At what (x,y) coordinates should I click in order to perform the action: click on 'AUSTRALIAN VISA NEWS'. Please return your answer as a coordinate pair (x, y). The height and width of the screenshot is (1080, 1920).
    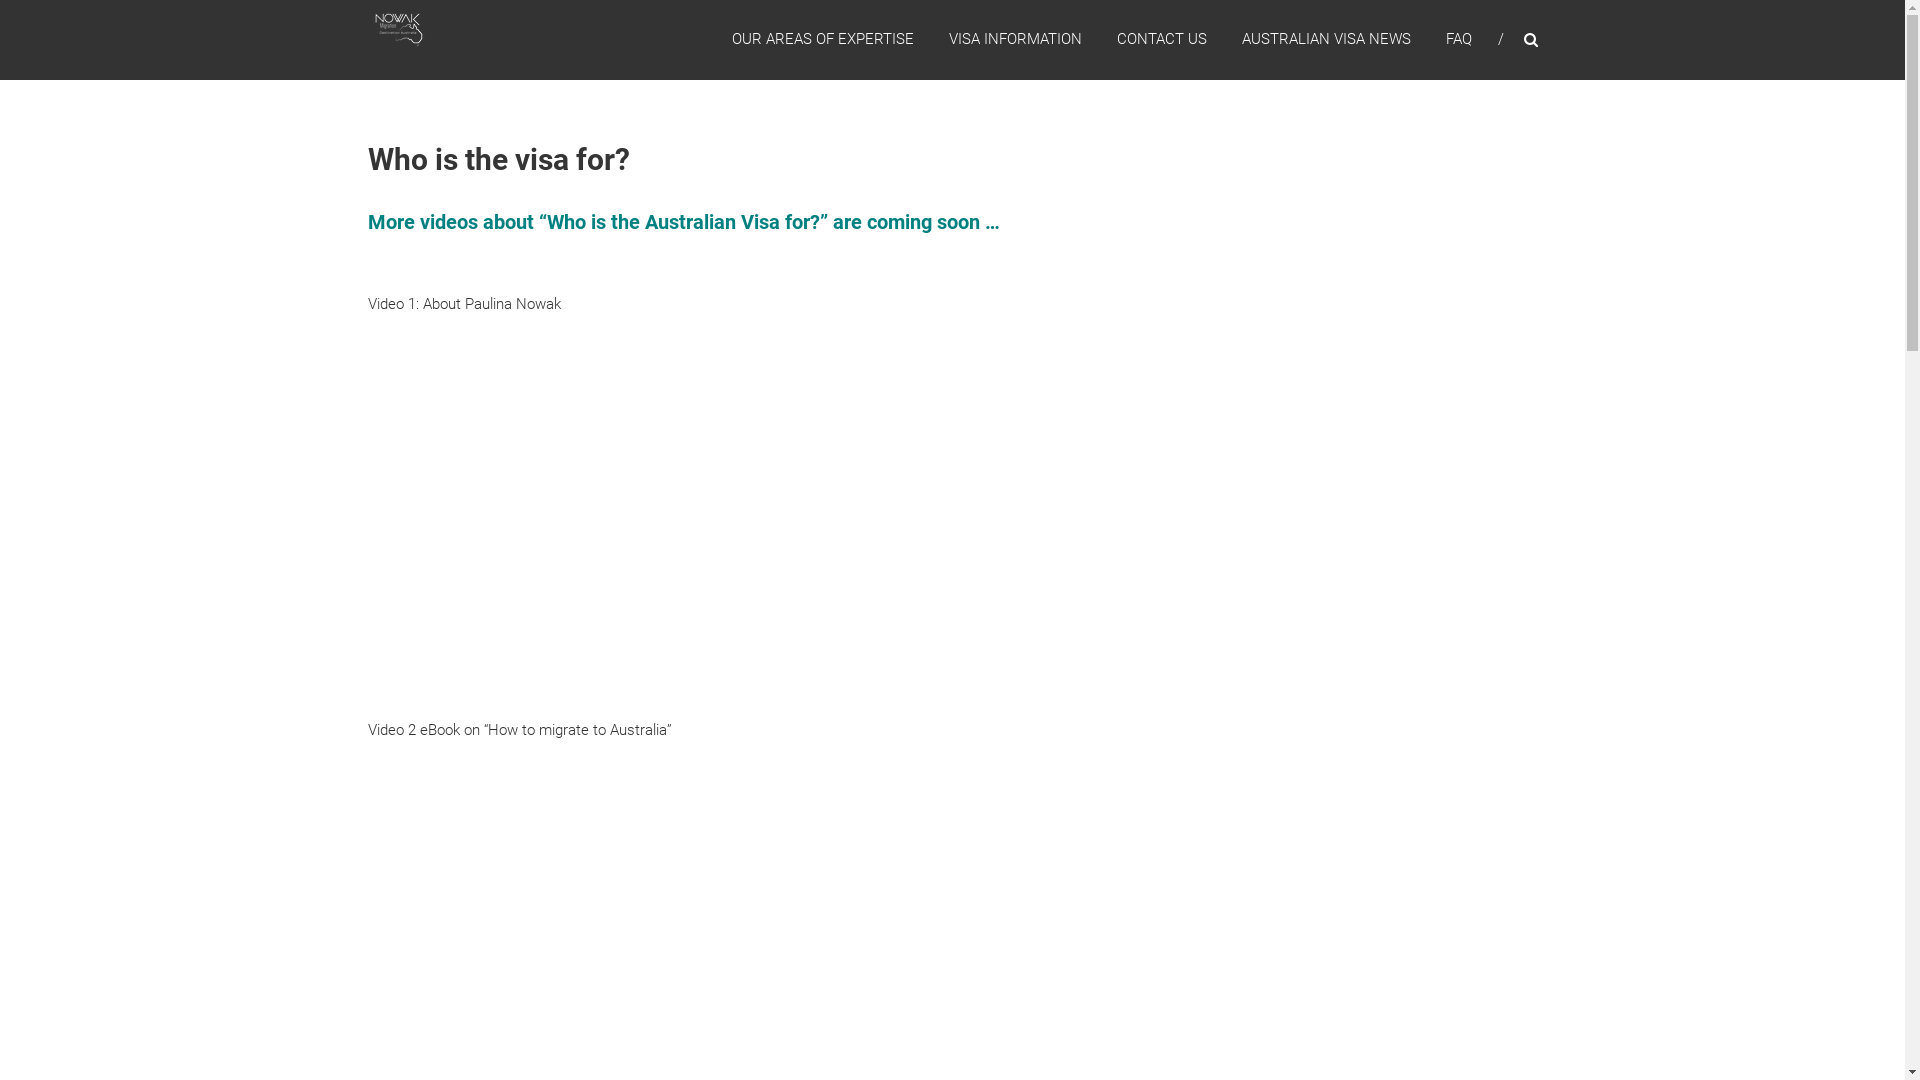
    Looking at the image, I should click on (1326, 38).